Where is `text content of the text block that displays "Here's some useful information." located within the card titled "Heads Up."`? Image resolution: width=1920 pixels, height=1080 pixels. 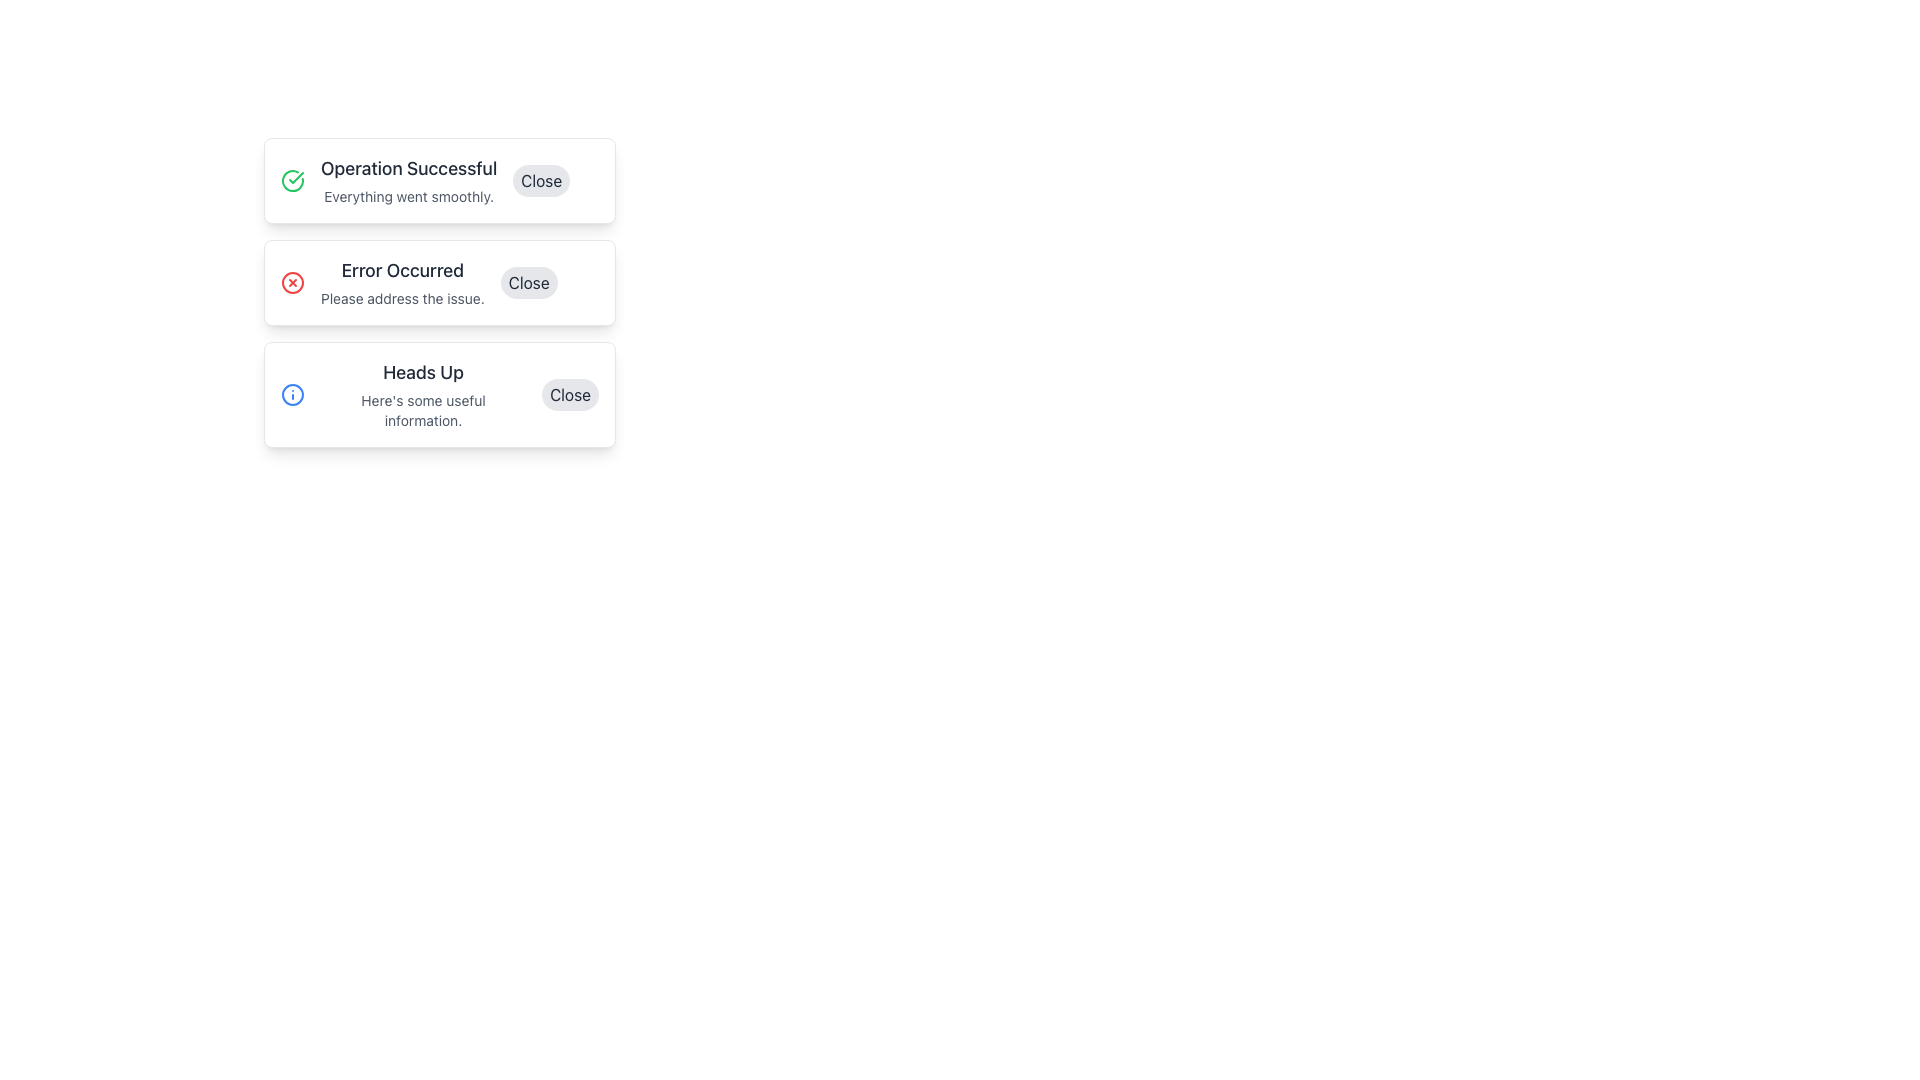 text content of the text block that displays "Here's some useful information." located within the card titled "Heads Up." is located at coordinates (422, 410).